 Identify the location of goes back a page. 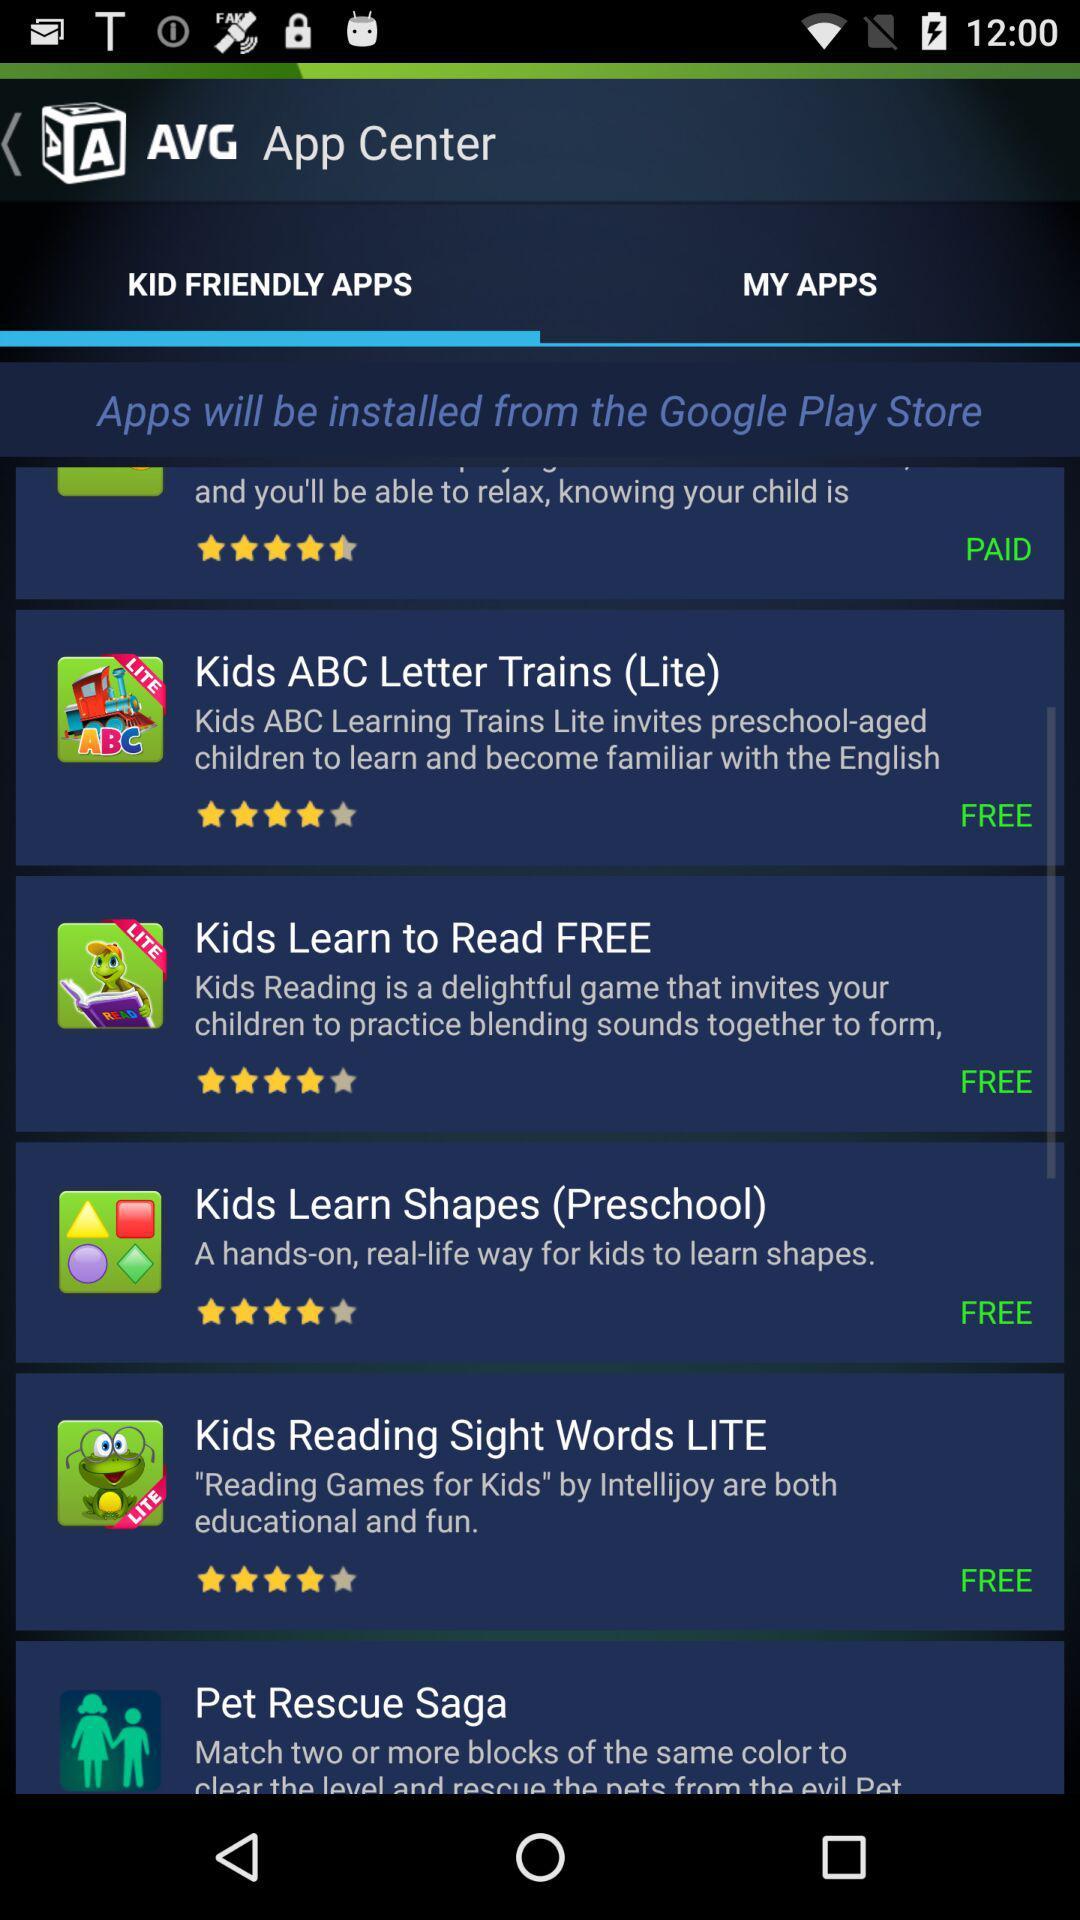
(61, 140).